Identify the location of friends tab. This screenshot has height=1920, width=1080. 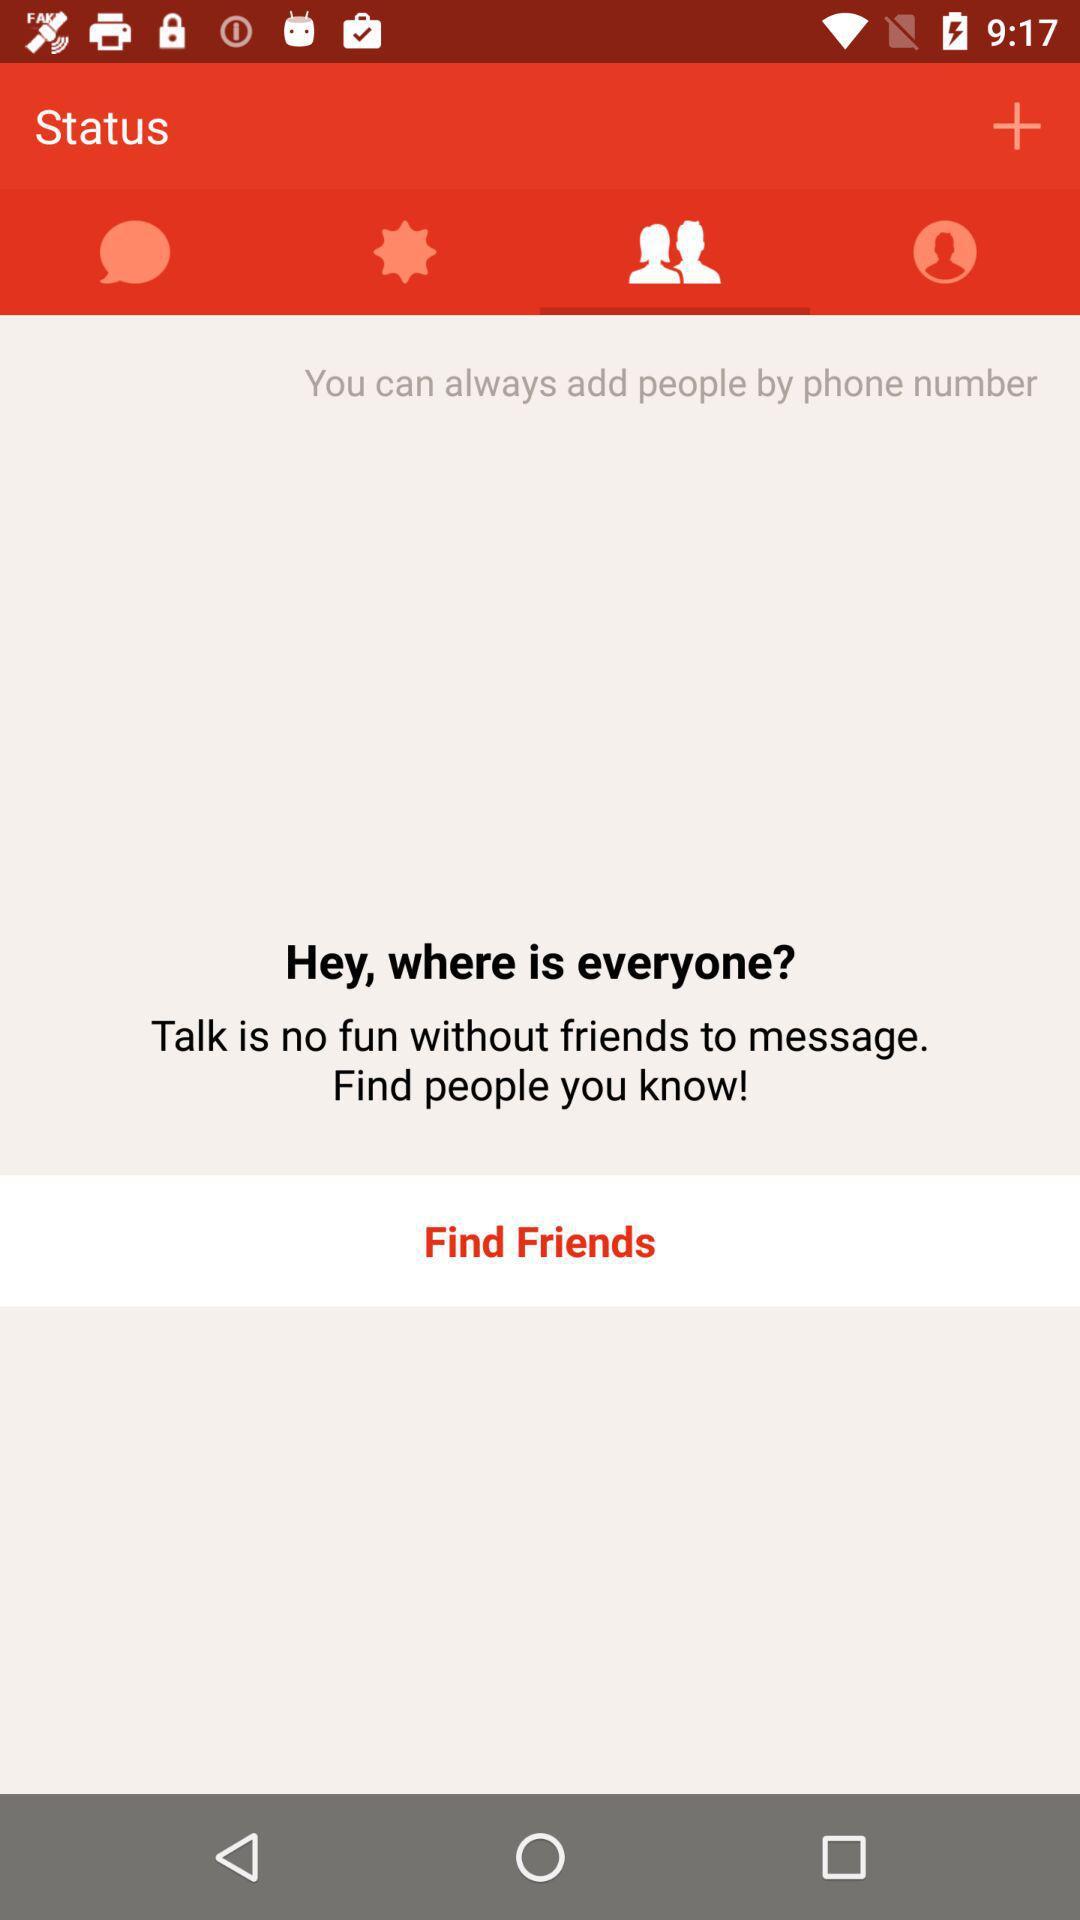
(675, 251).